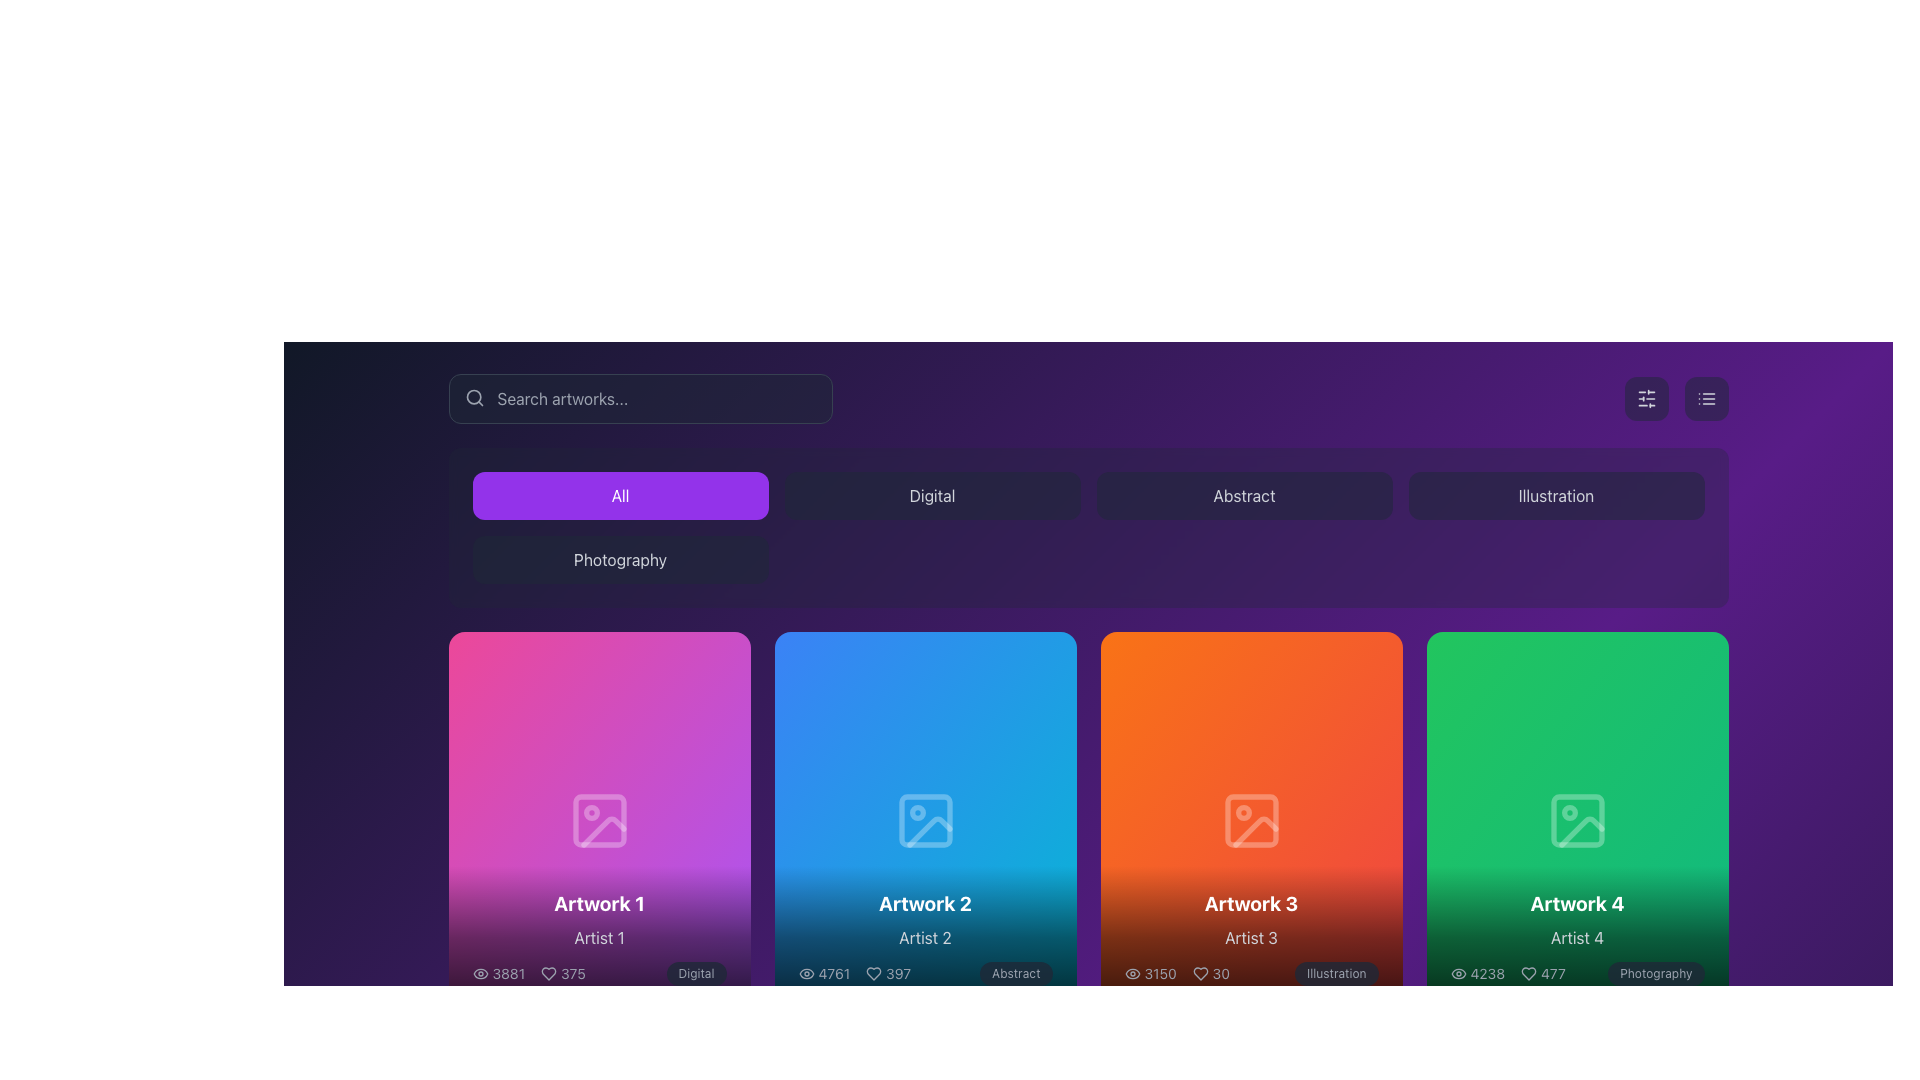 This screenshot has width=1920, height=1080. I want to click on the view count icon located at the bottom of the 'Artwork 4' card, which is the leftmost component in the metadata sequence, so click(1458, 972).